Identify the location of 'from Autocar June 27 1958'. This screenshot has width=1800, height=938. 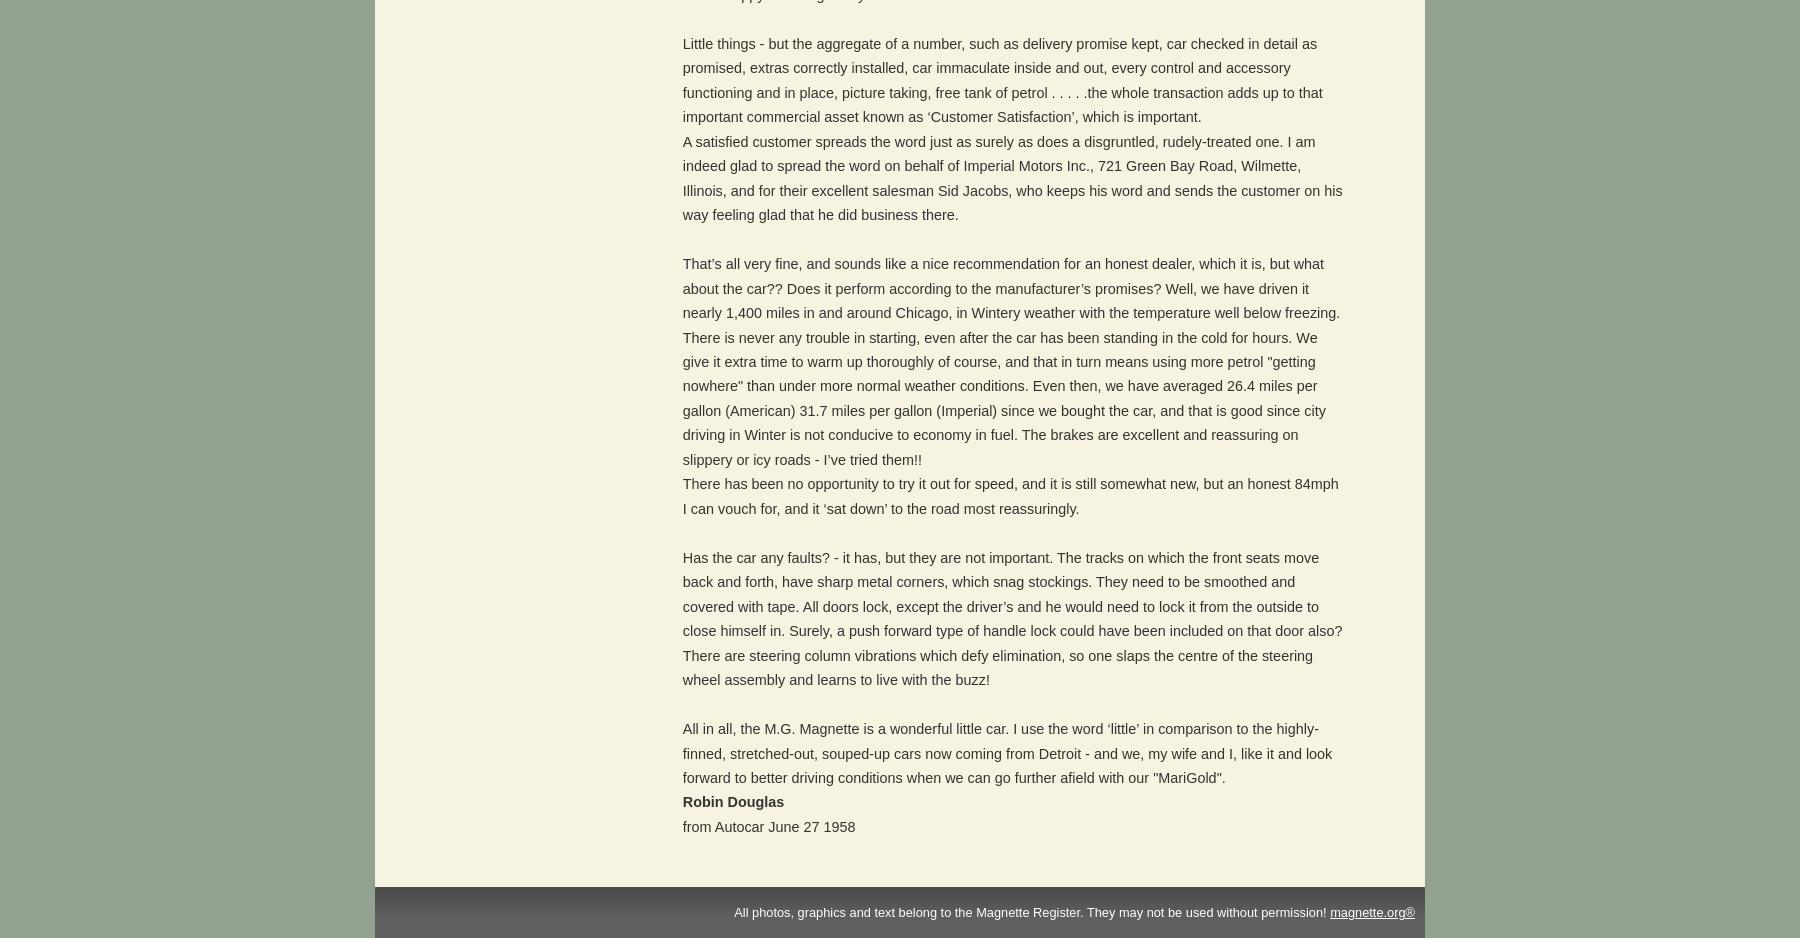
(767, 826).